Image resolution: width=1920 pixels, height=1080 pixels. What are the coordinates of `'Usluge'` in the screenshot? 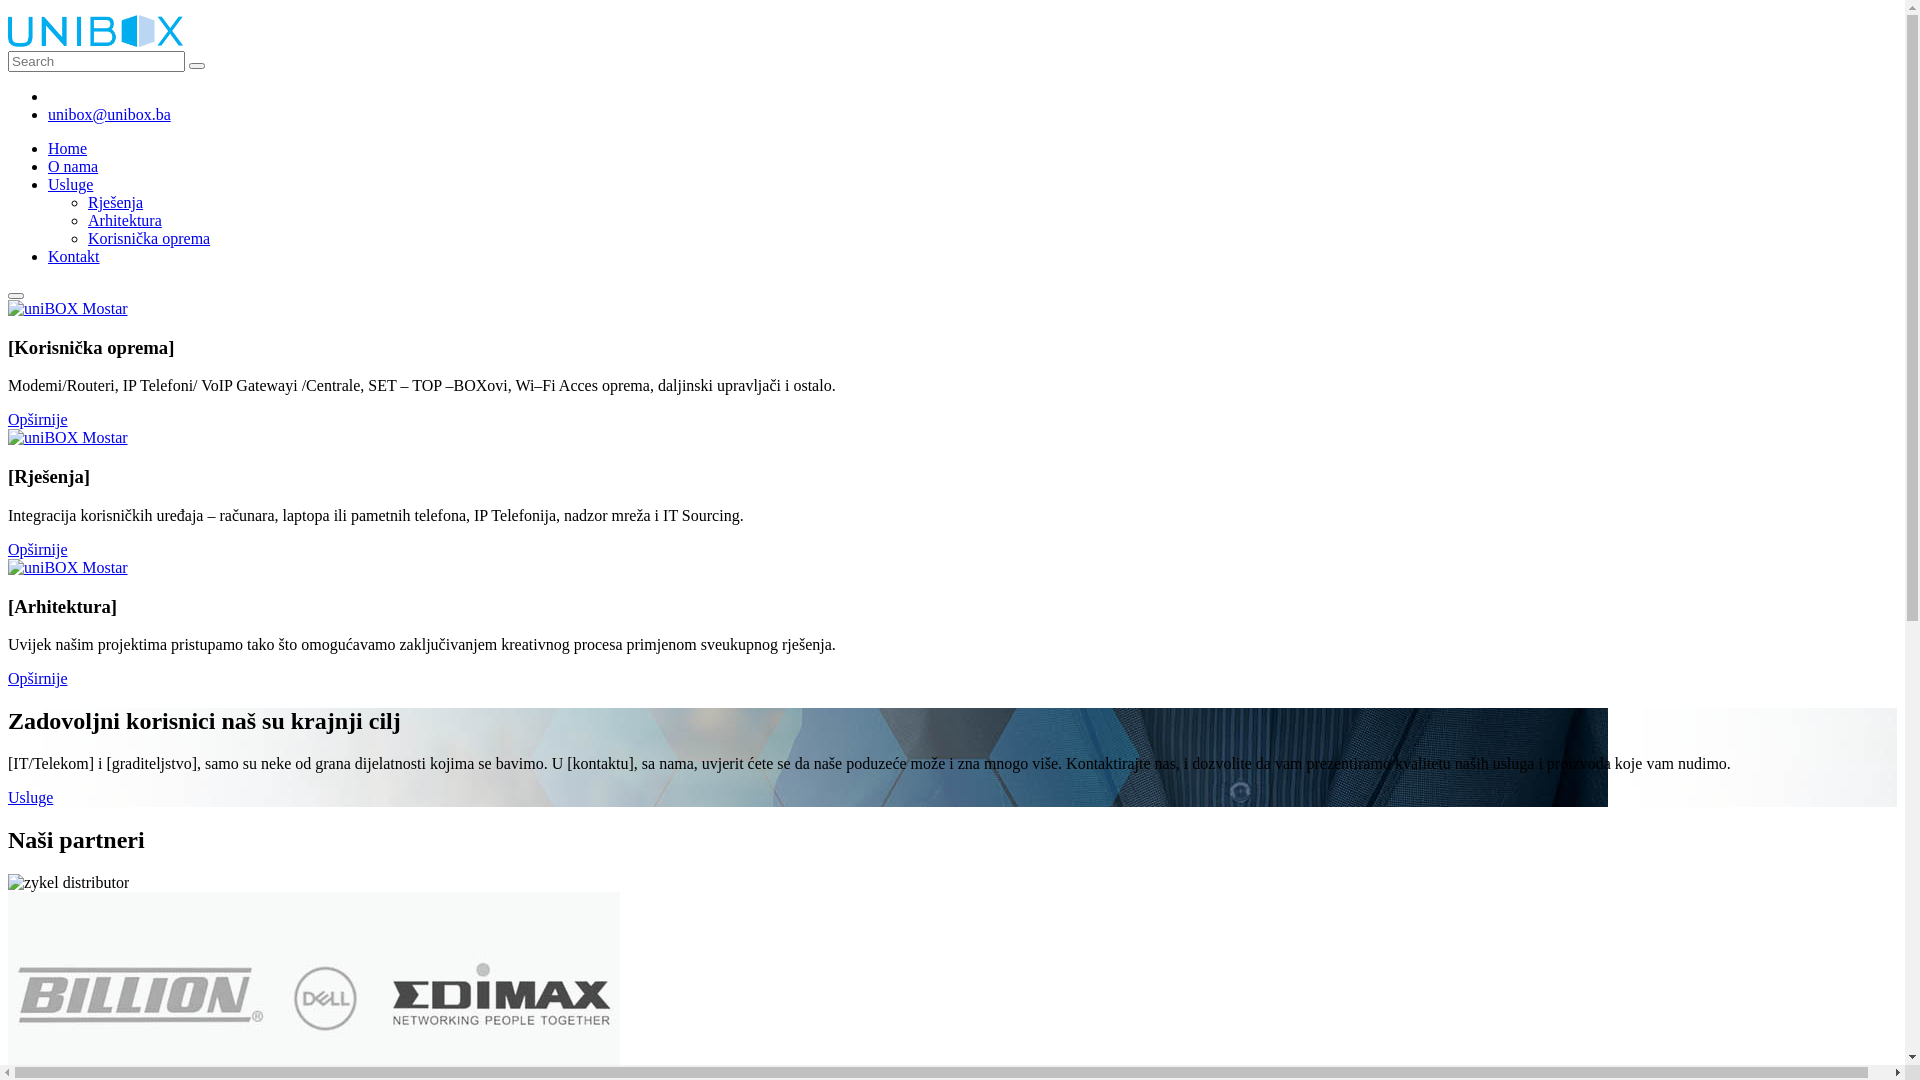 It's located at (30, 796).